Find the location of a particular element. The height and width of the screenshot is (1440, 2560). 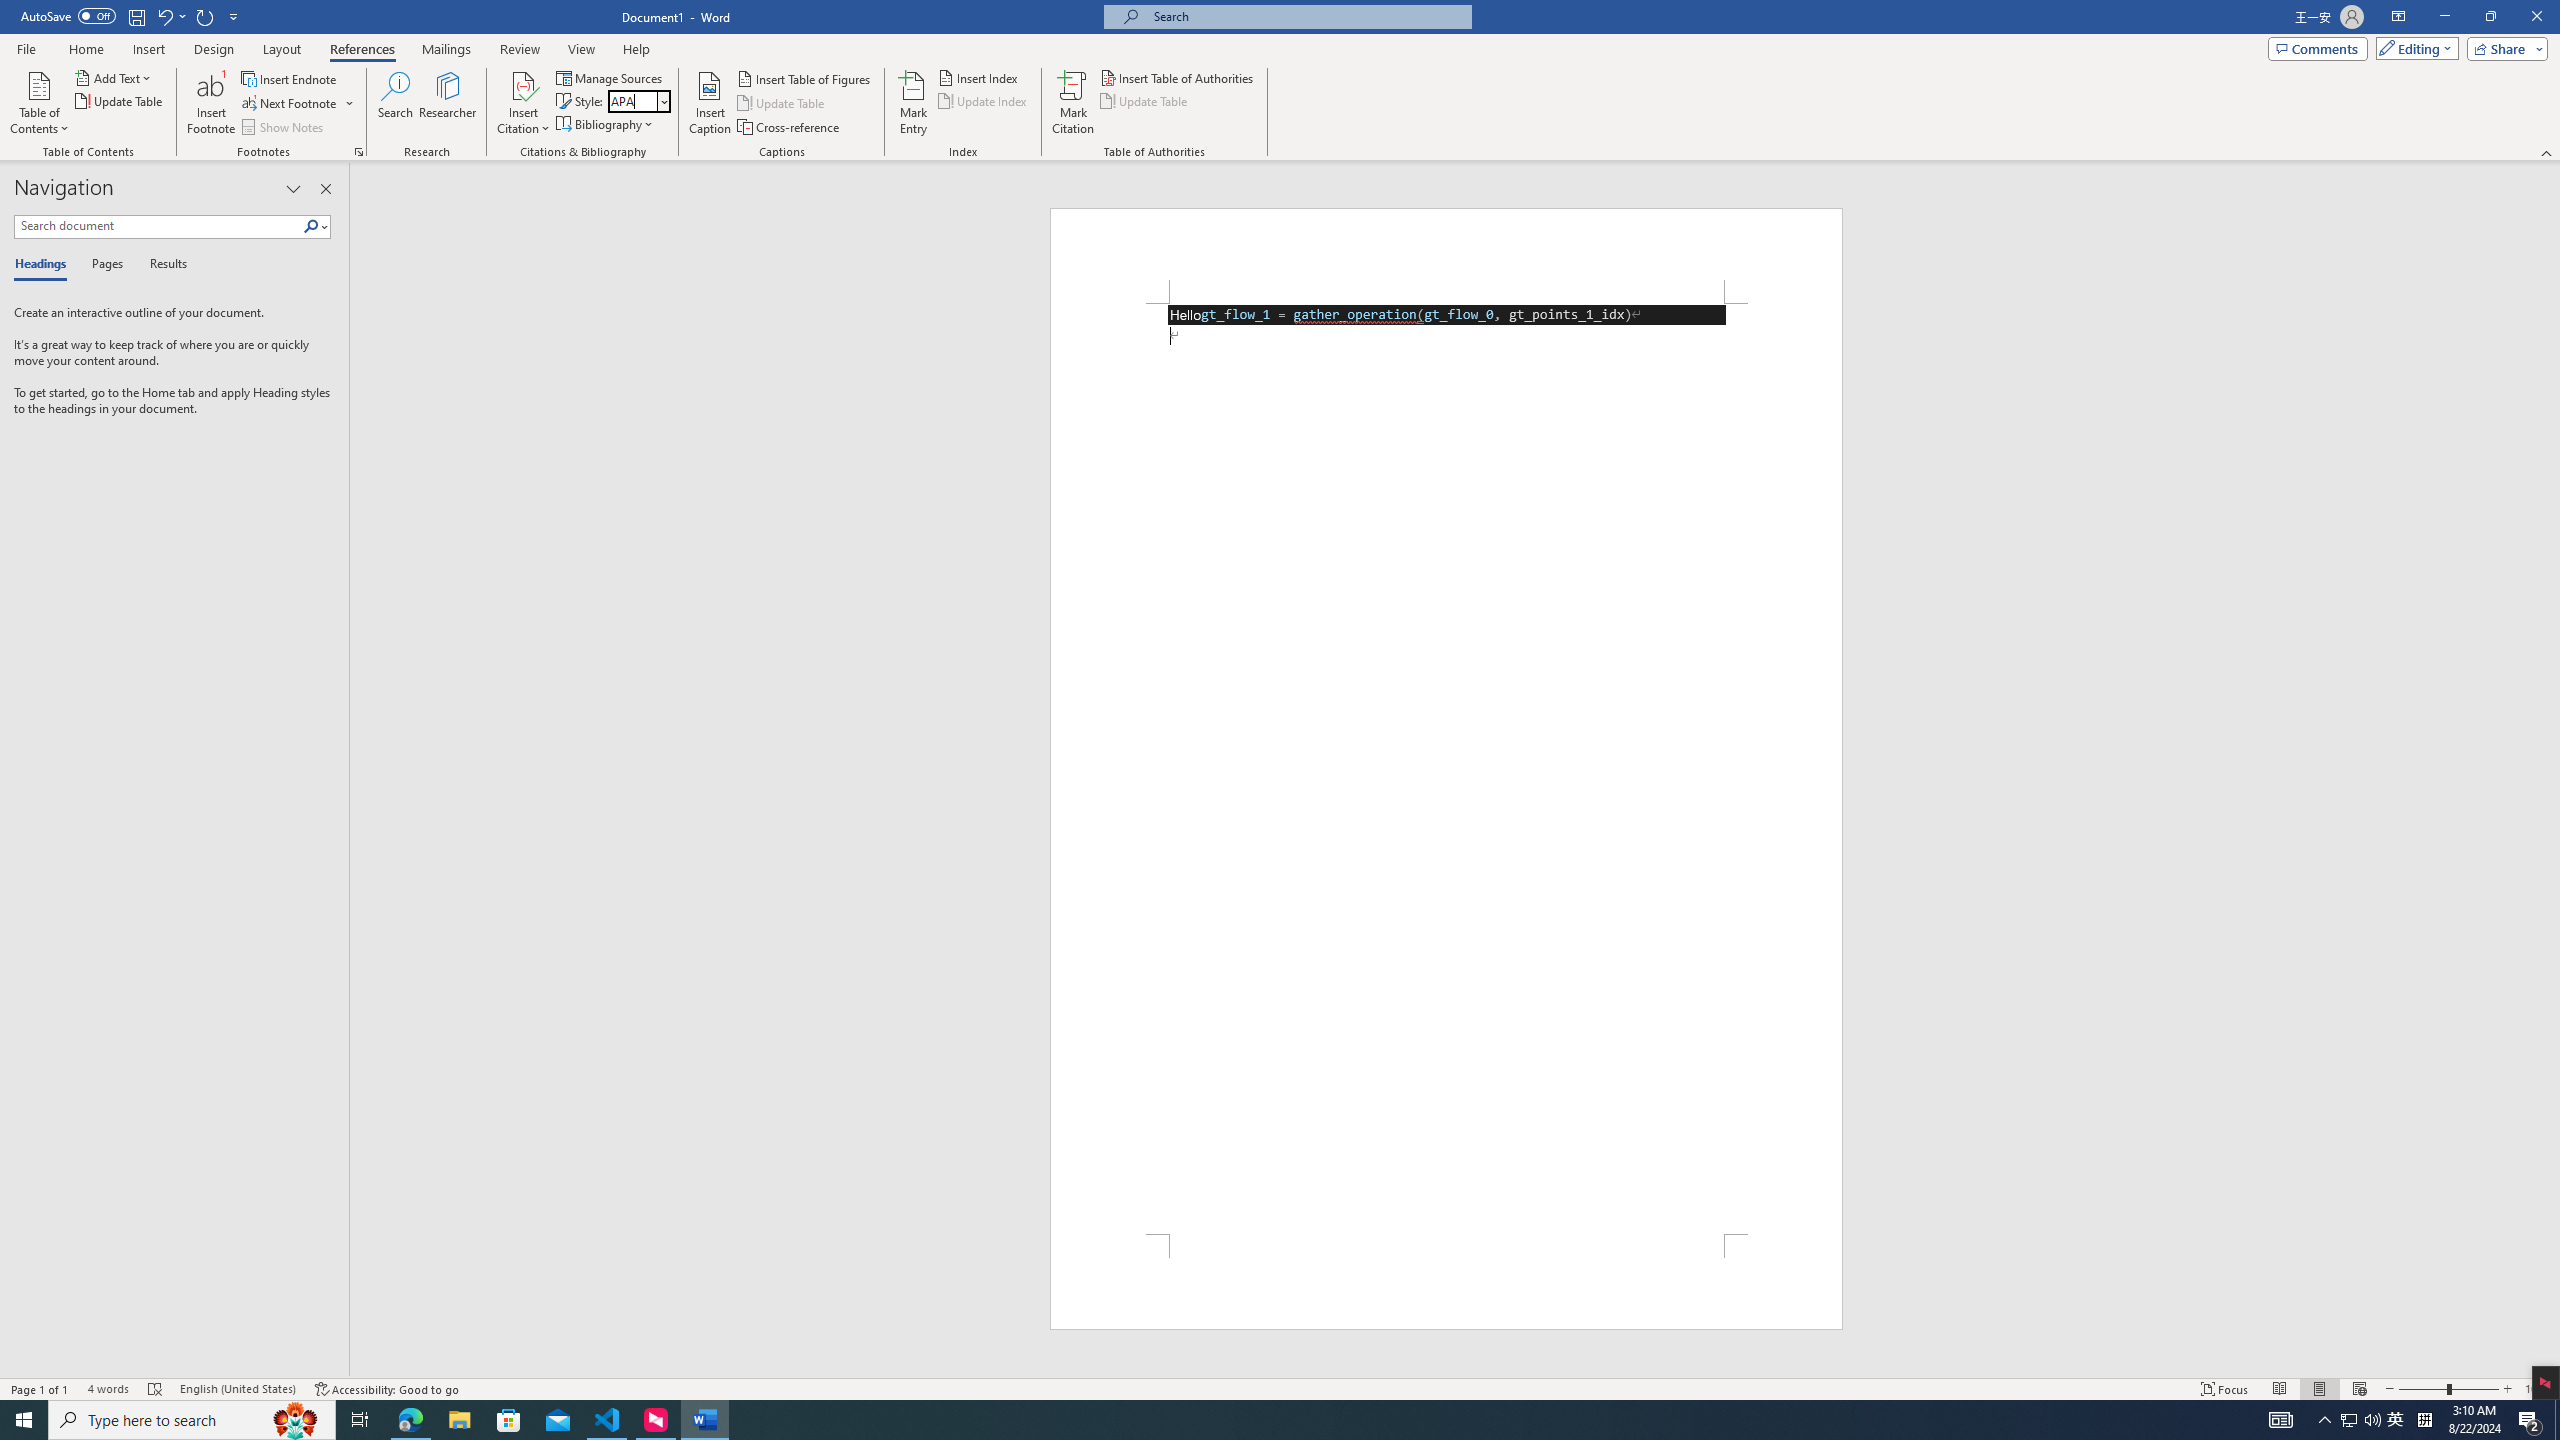

'Zoom 100%' is located at coordinates (2537, 1389).